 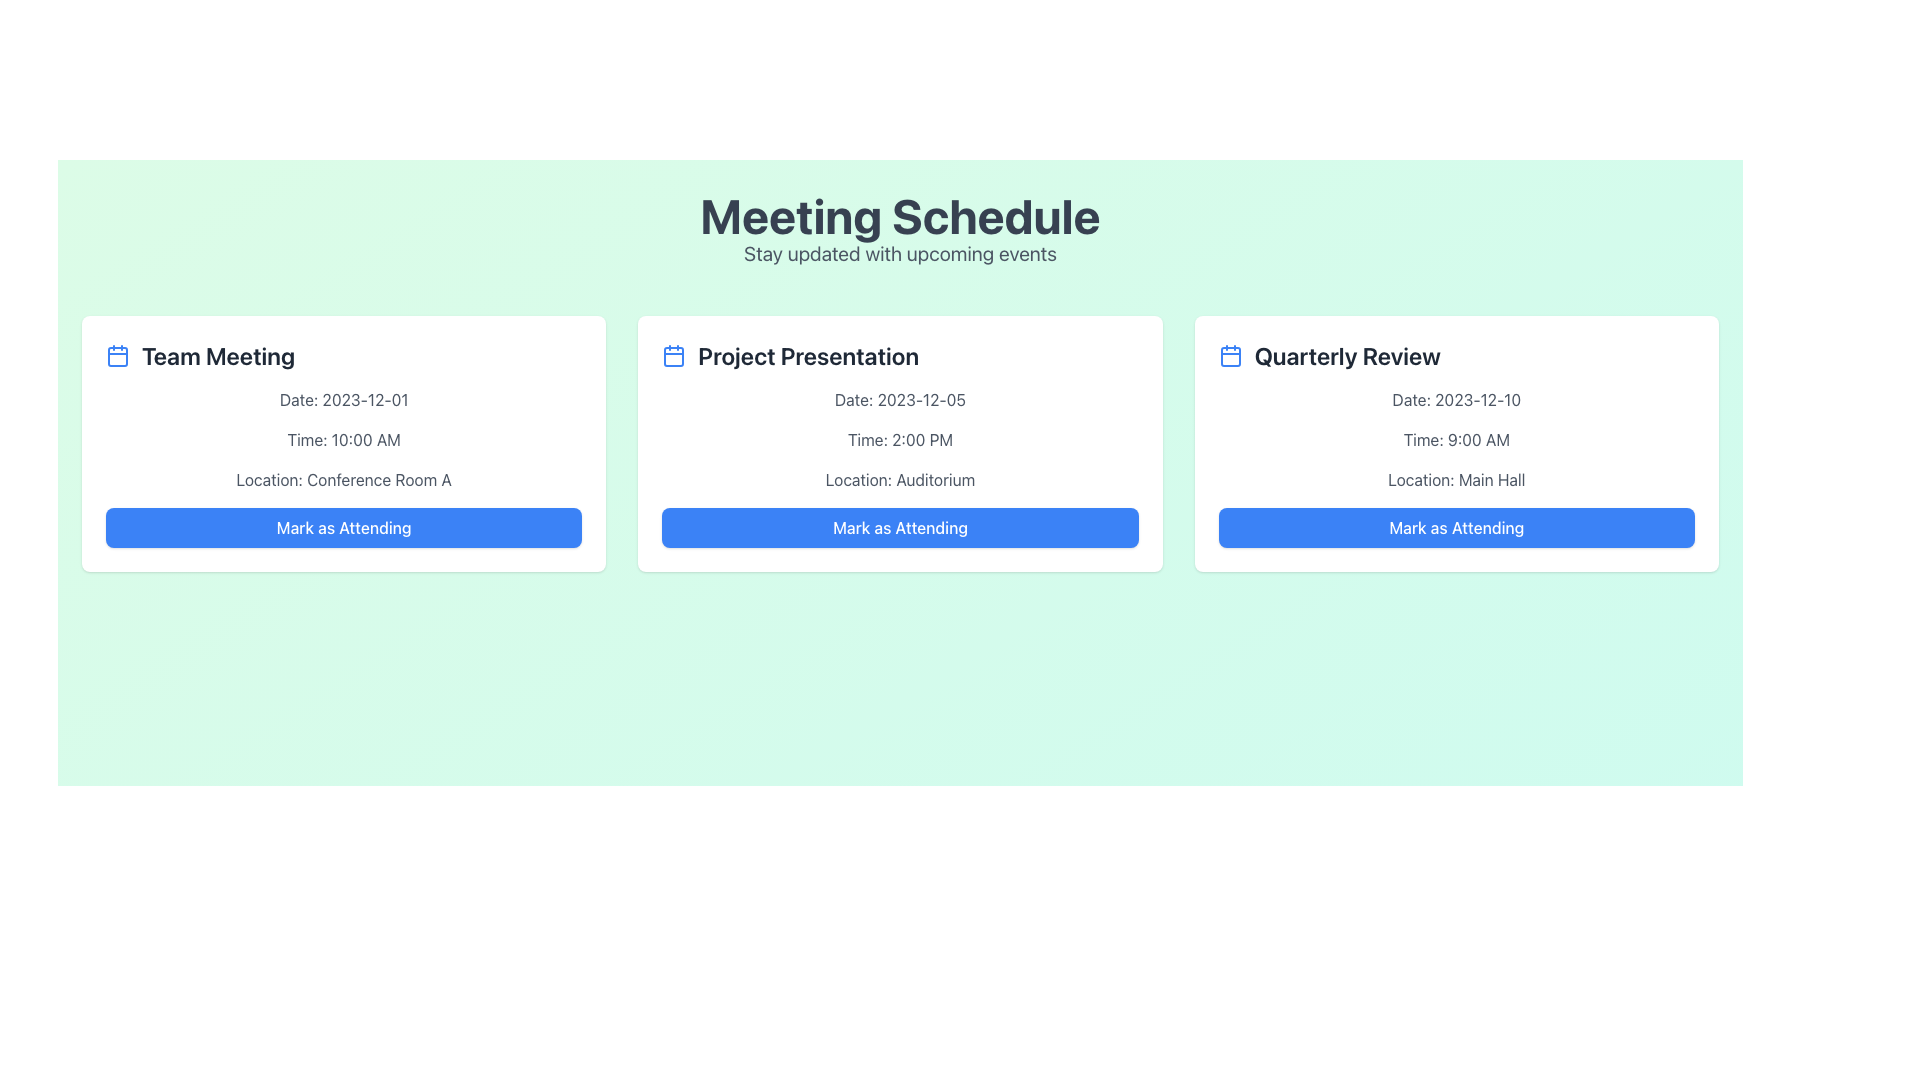 I want to click on the static text element that reads 'Stay updated with upcoming events', which is styled with a medium font size and gray color, located directly below the title 'Meeting Schedule', so click(x=899, y=253).